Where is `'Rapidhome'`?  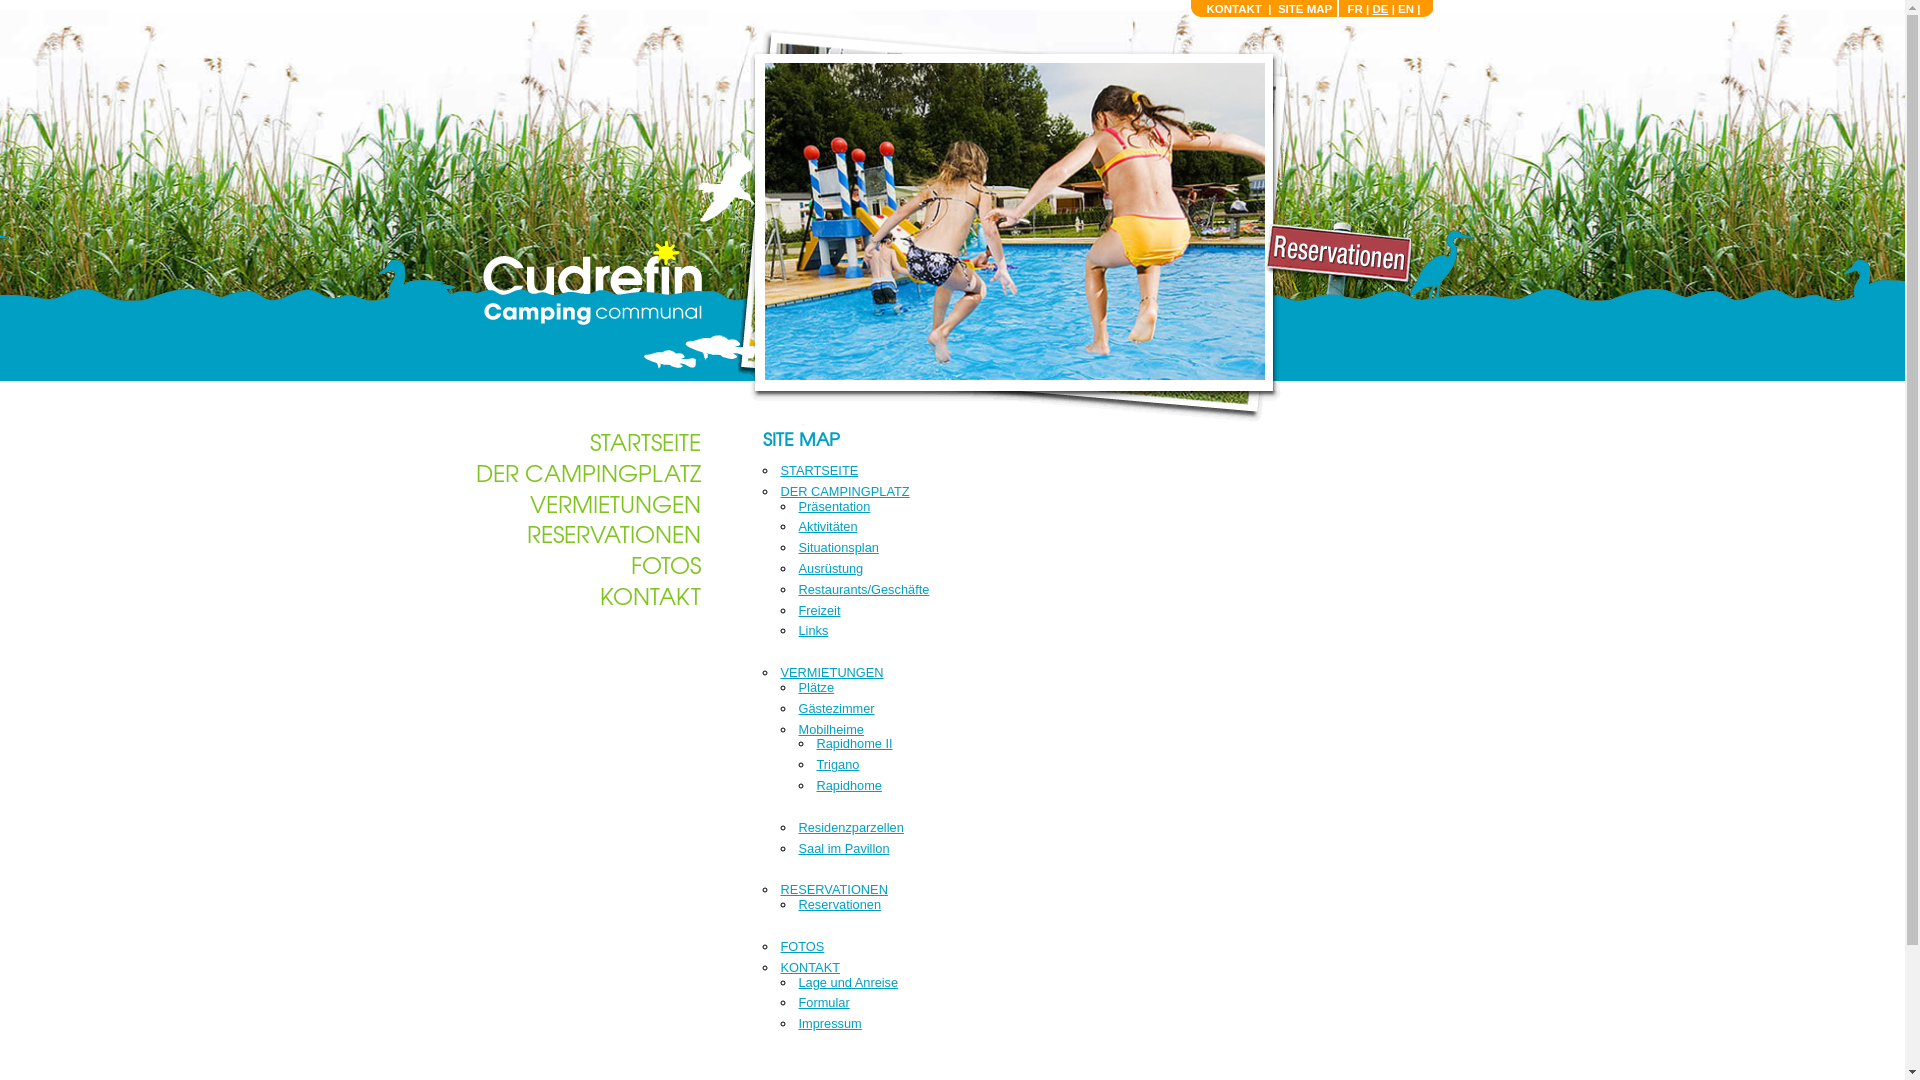
'Rapidhome' is located at coordinates (816, 784).